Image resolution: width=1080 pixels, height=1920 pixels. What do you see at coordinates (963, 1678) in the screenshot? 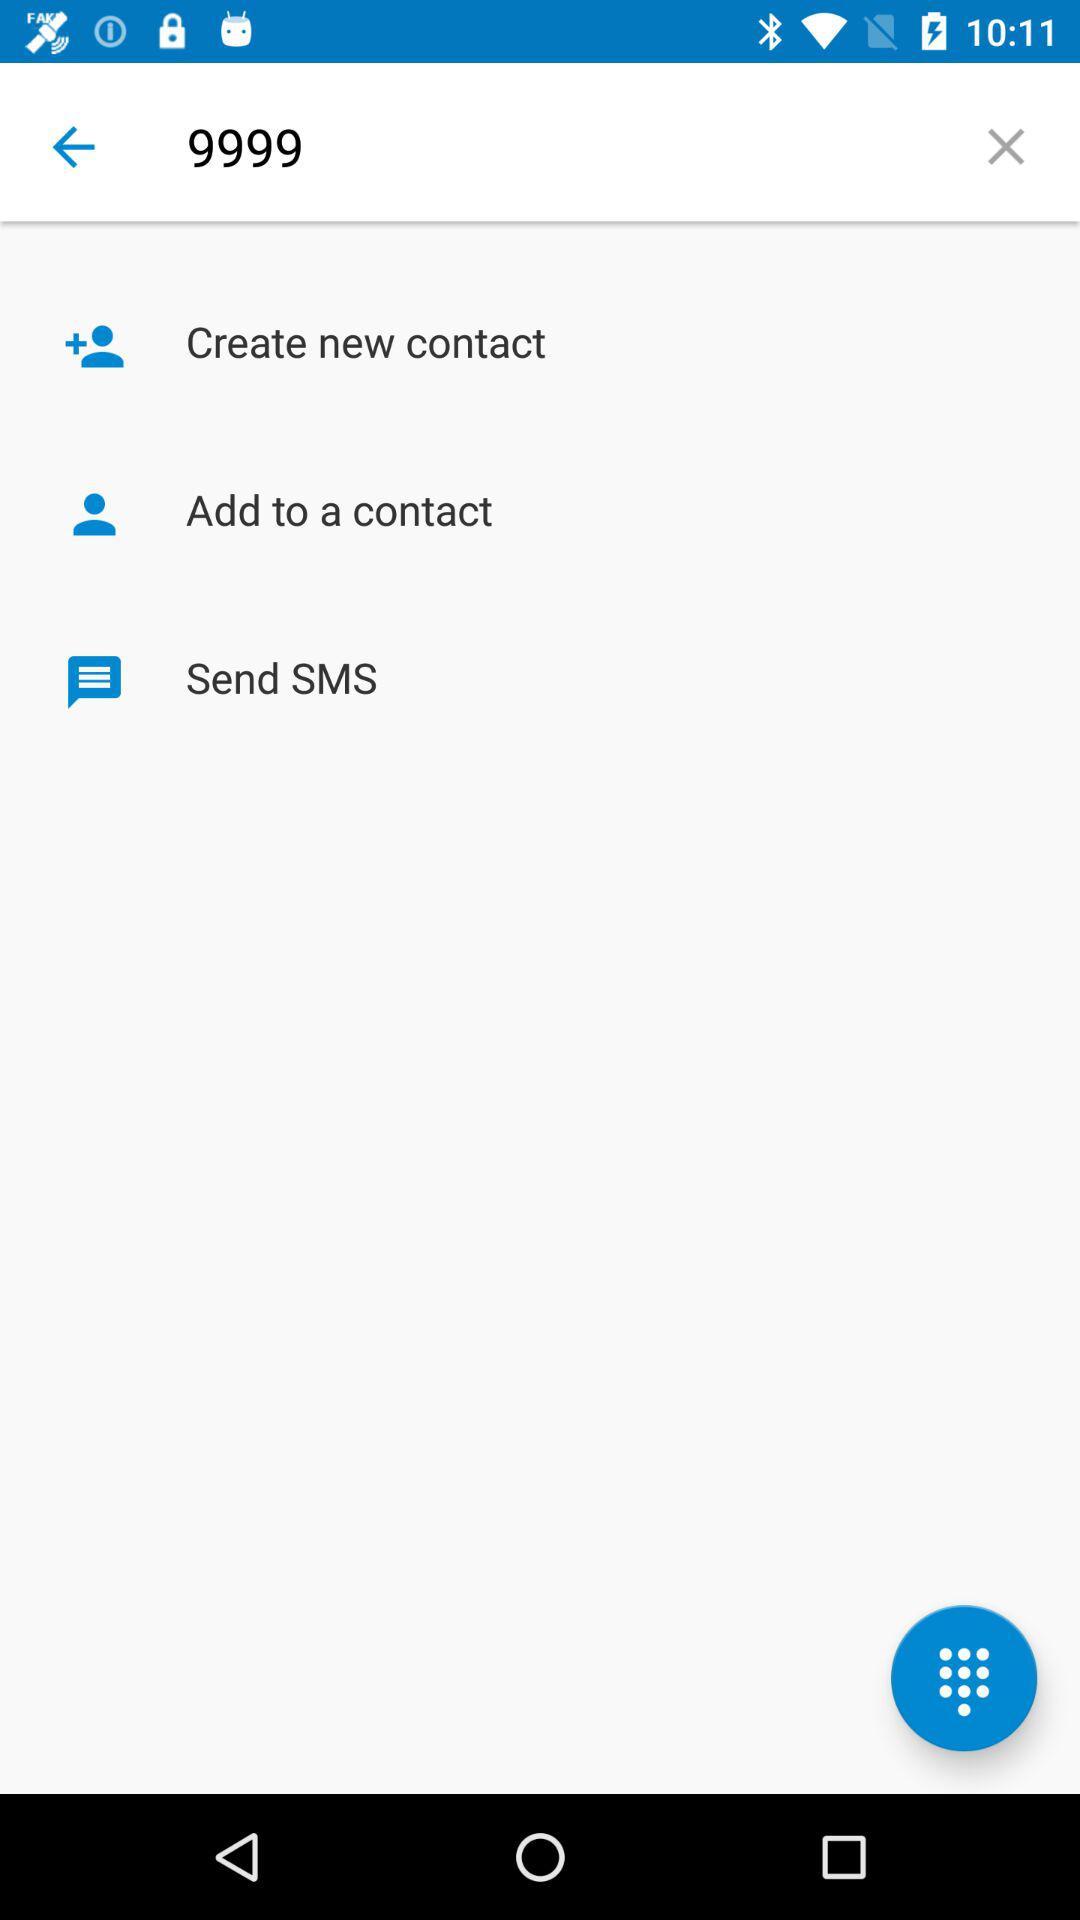
I see `the dialpad icon` at bounding box center [963, 1678].